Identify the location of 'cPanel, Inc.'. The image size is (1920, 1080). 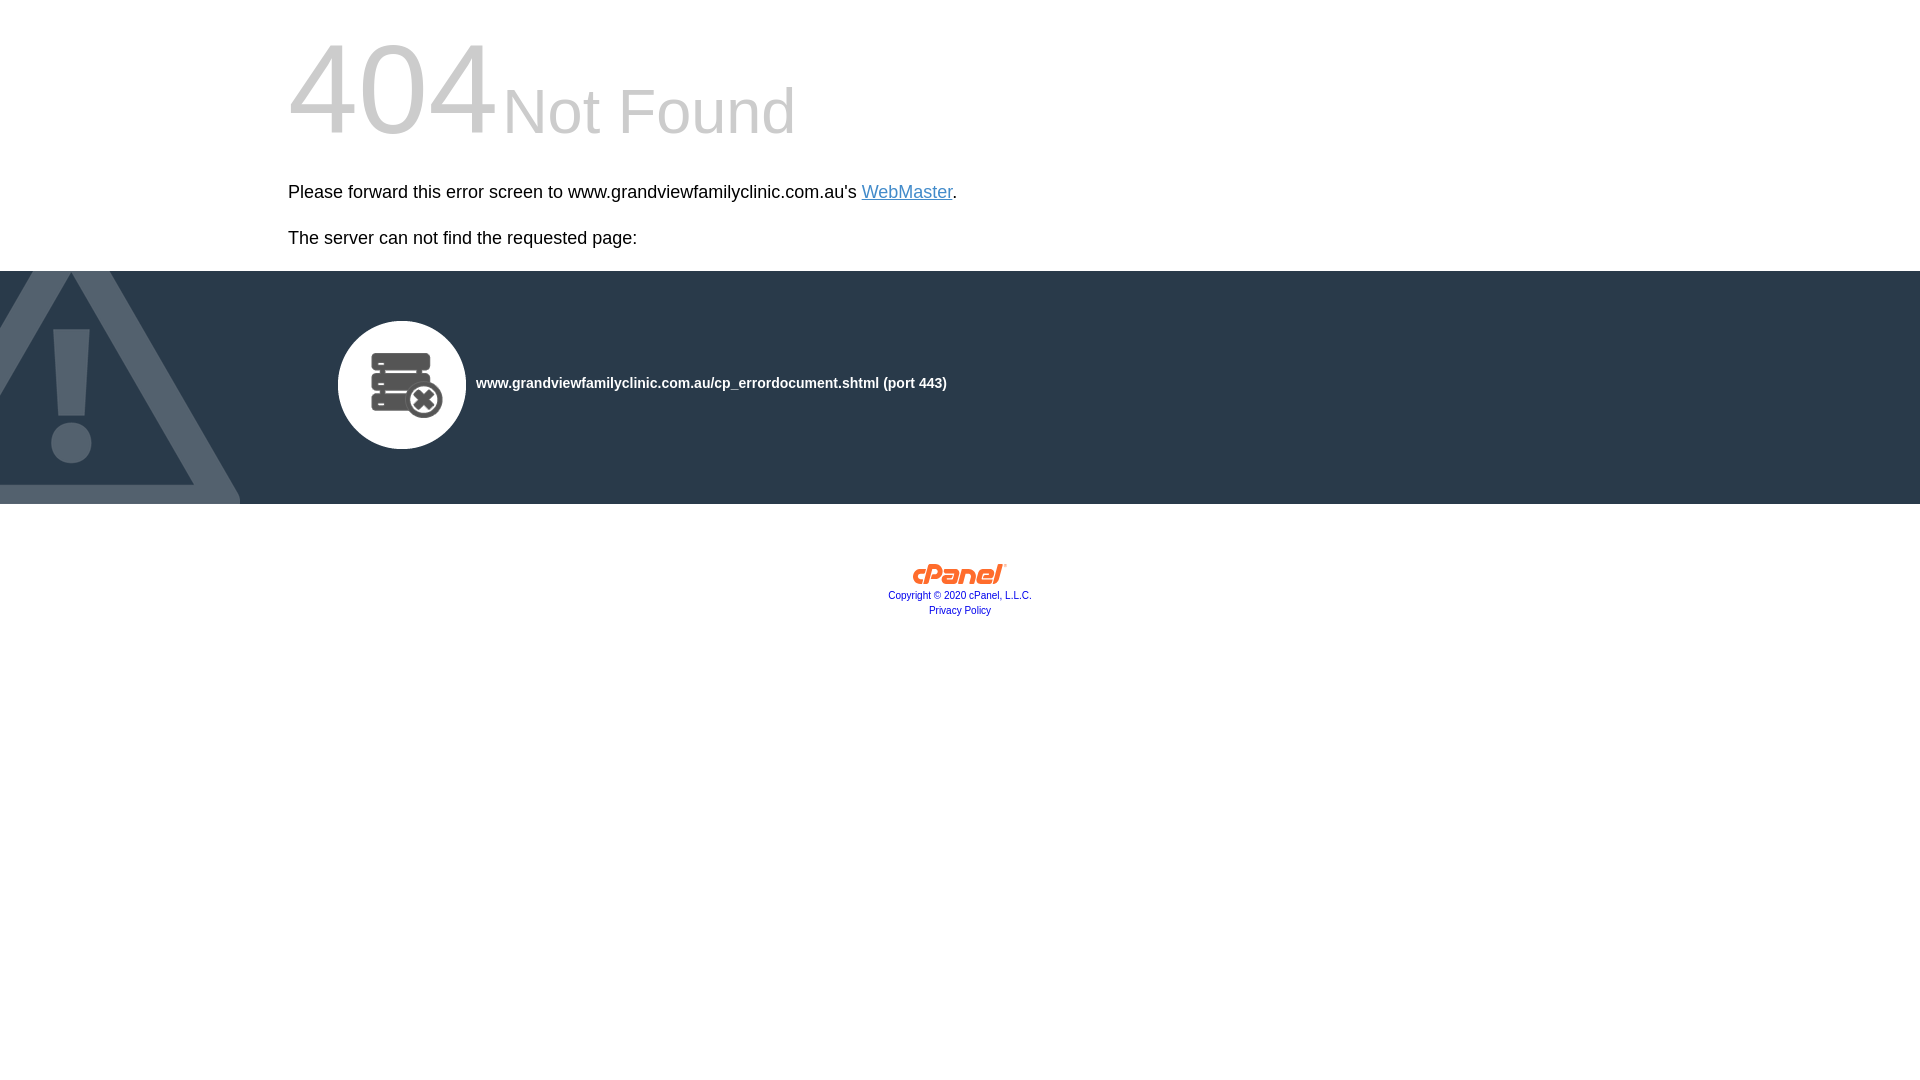
(960, 578).